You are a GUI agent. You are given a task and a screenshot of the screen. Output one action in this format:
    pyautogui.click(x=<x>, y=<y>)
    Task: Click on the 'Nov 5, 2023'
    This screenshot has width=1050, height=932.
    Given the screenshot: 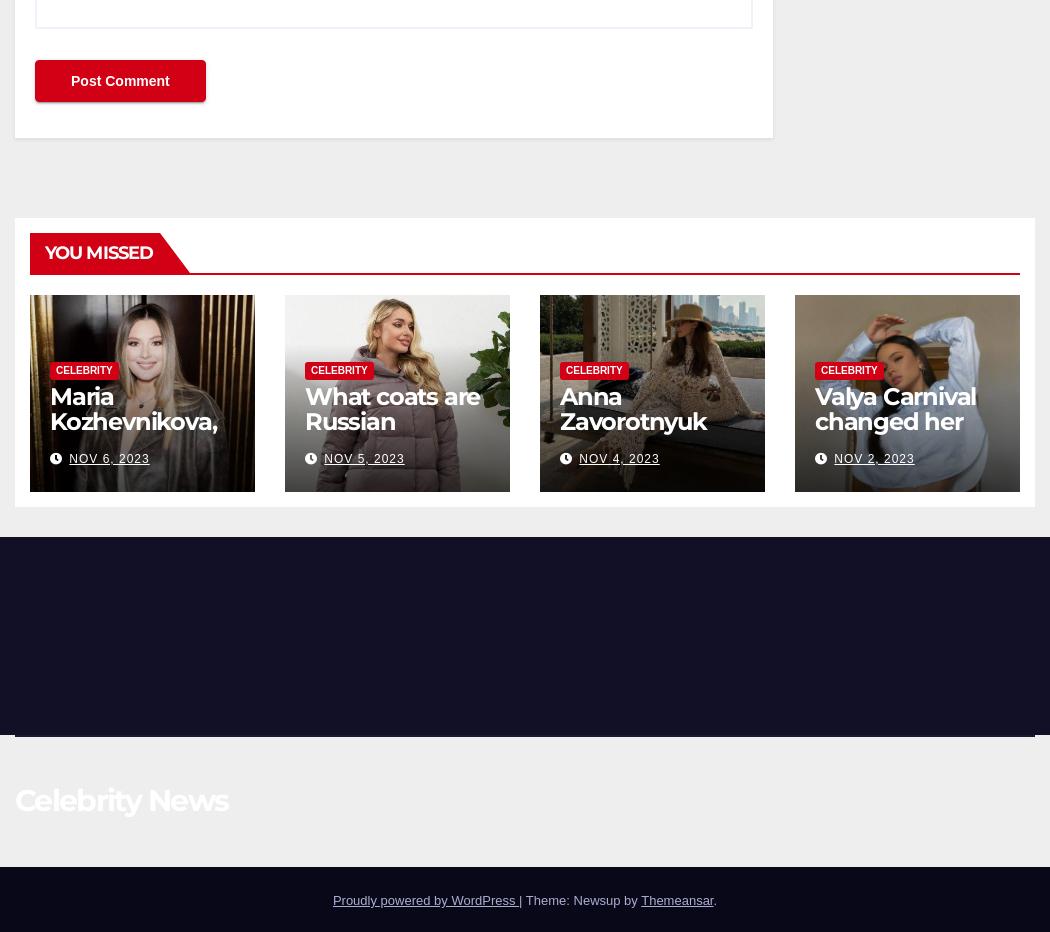 What is the action you would take?
    pyautogui.click(x=324, y=457)
    